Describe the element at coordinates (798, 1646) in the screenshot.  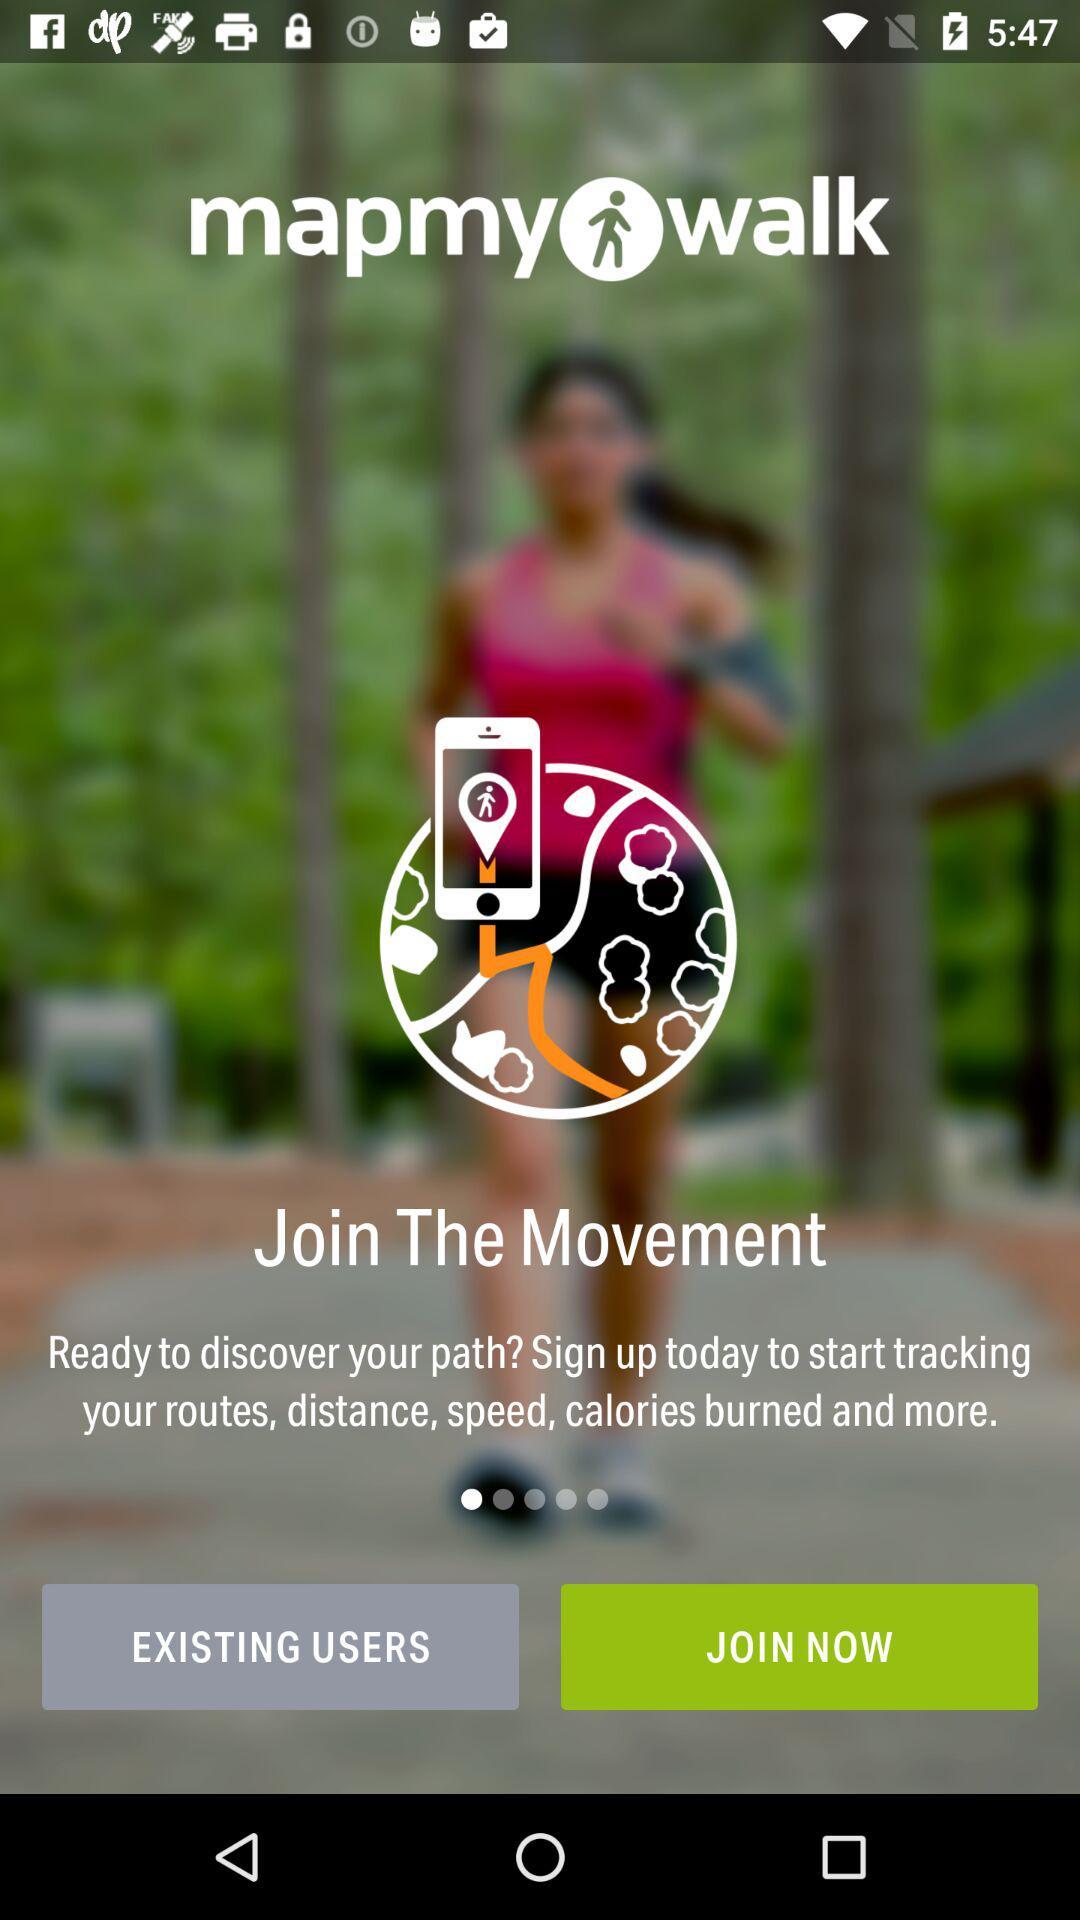
I see `the icon next to existing users` at that location.